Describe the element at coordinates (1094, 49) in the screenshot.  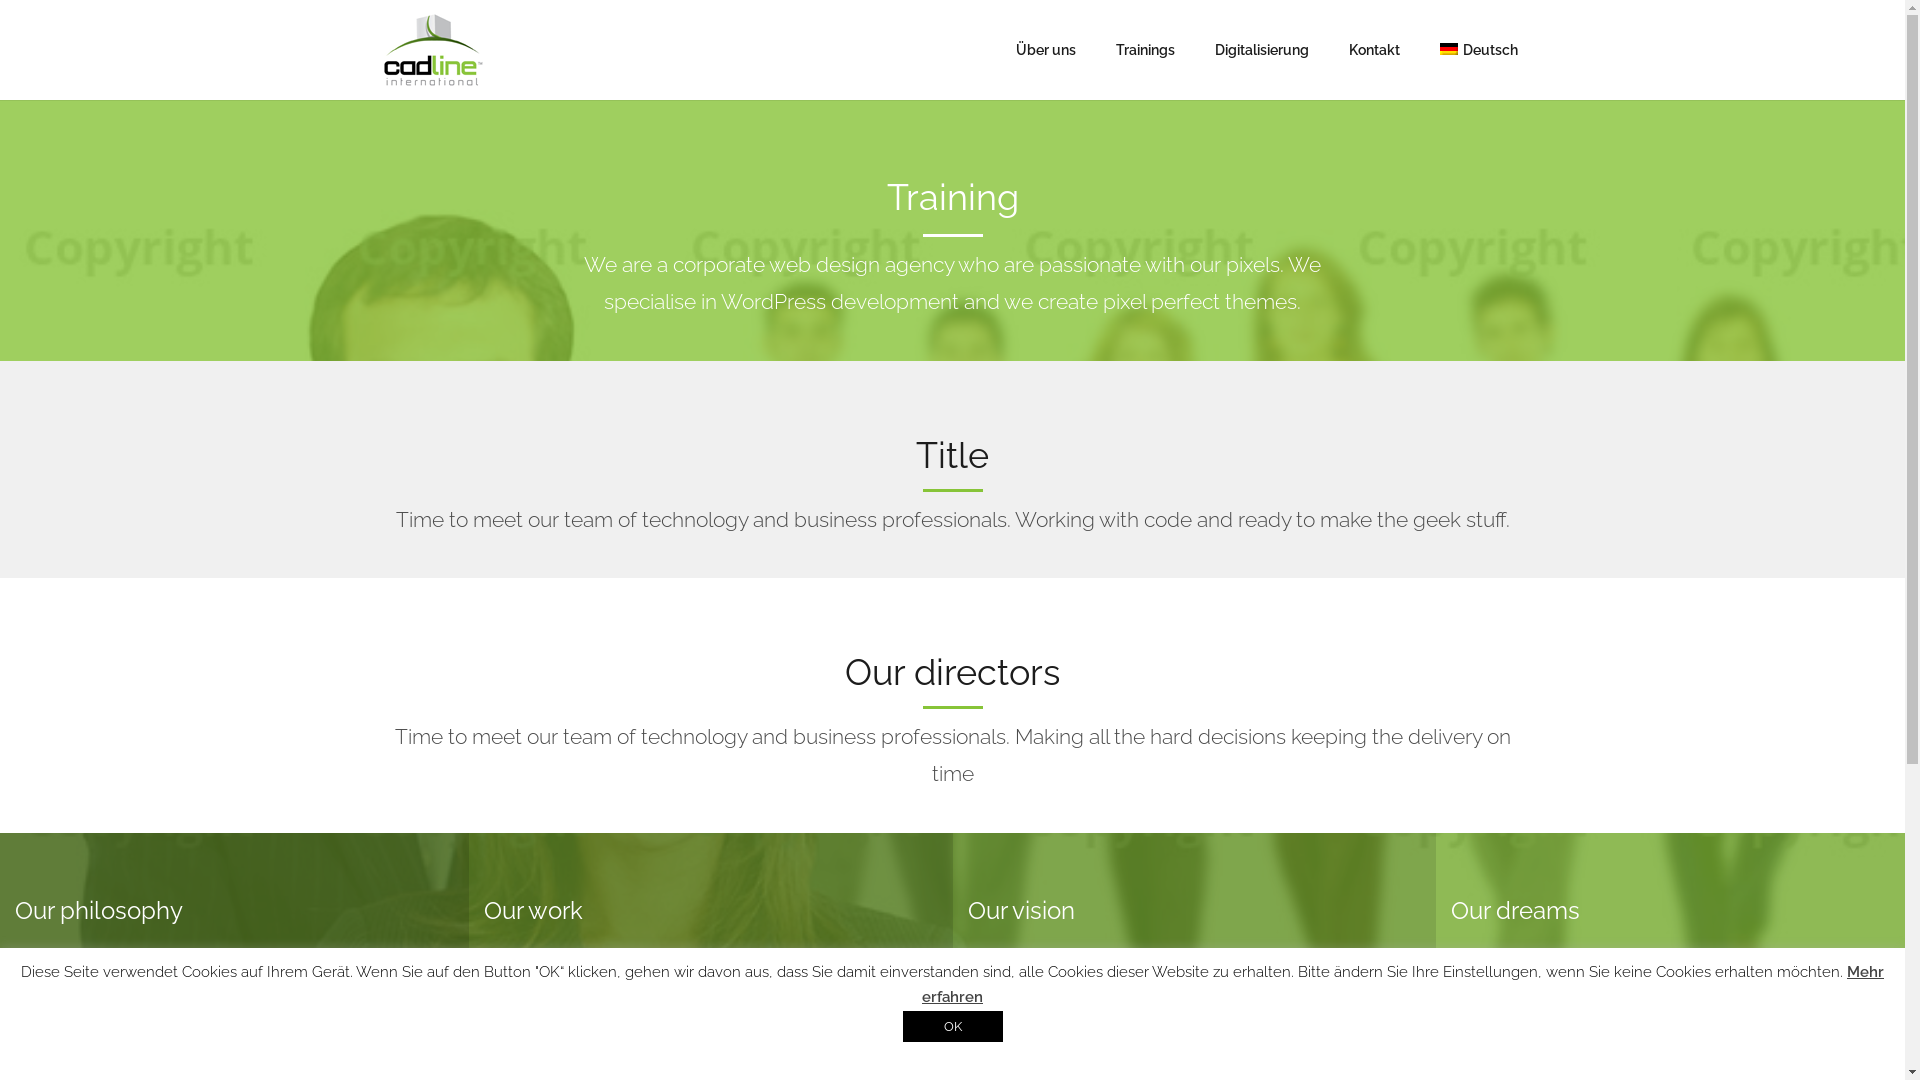
I see `'Trainings'` at that location.